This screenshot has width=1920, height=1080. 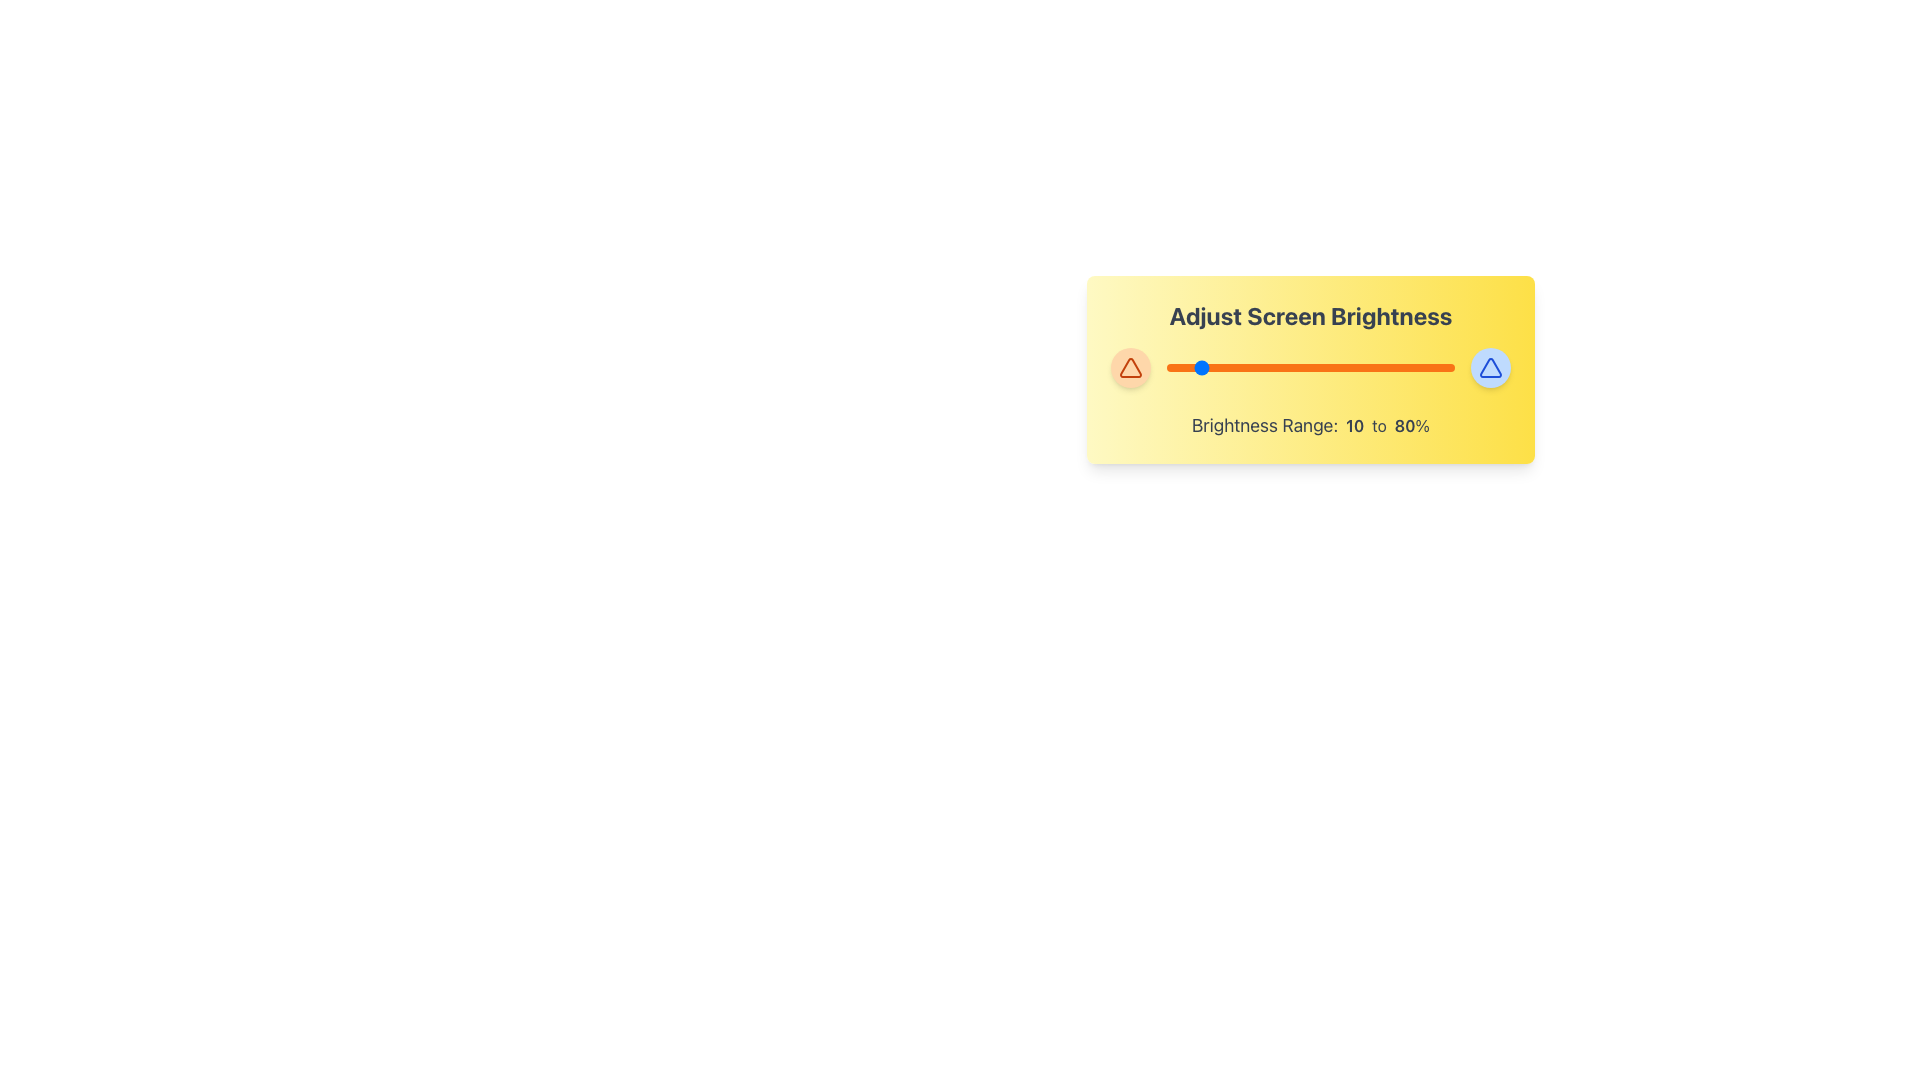 I want to click on the brightness level, so click(x=1344, y=367).